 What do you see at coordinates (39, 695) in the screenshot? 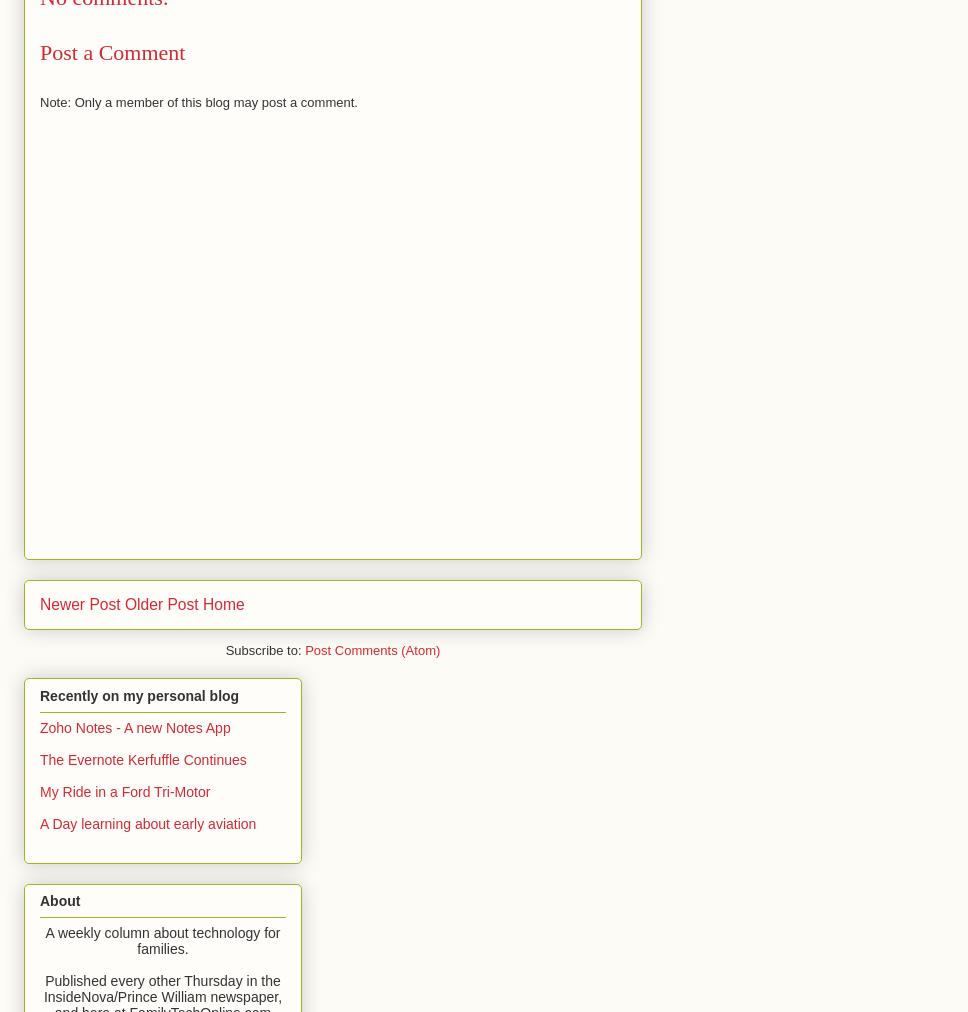
I see `'Recently on my personal blog'` at bounding box center [39, 695].